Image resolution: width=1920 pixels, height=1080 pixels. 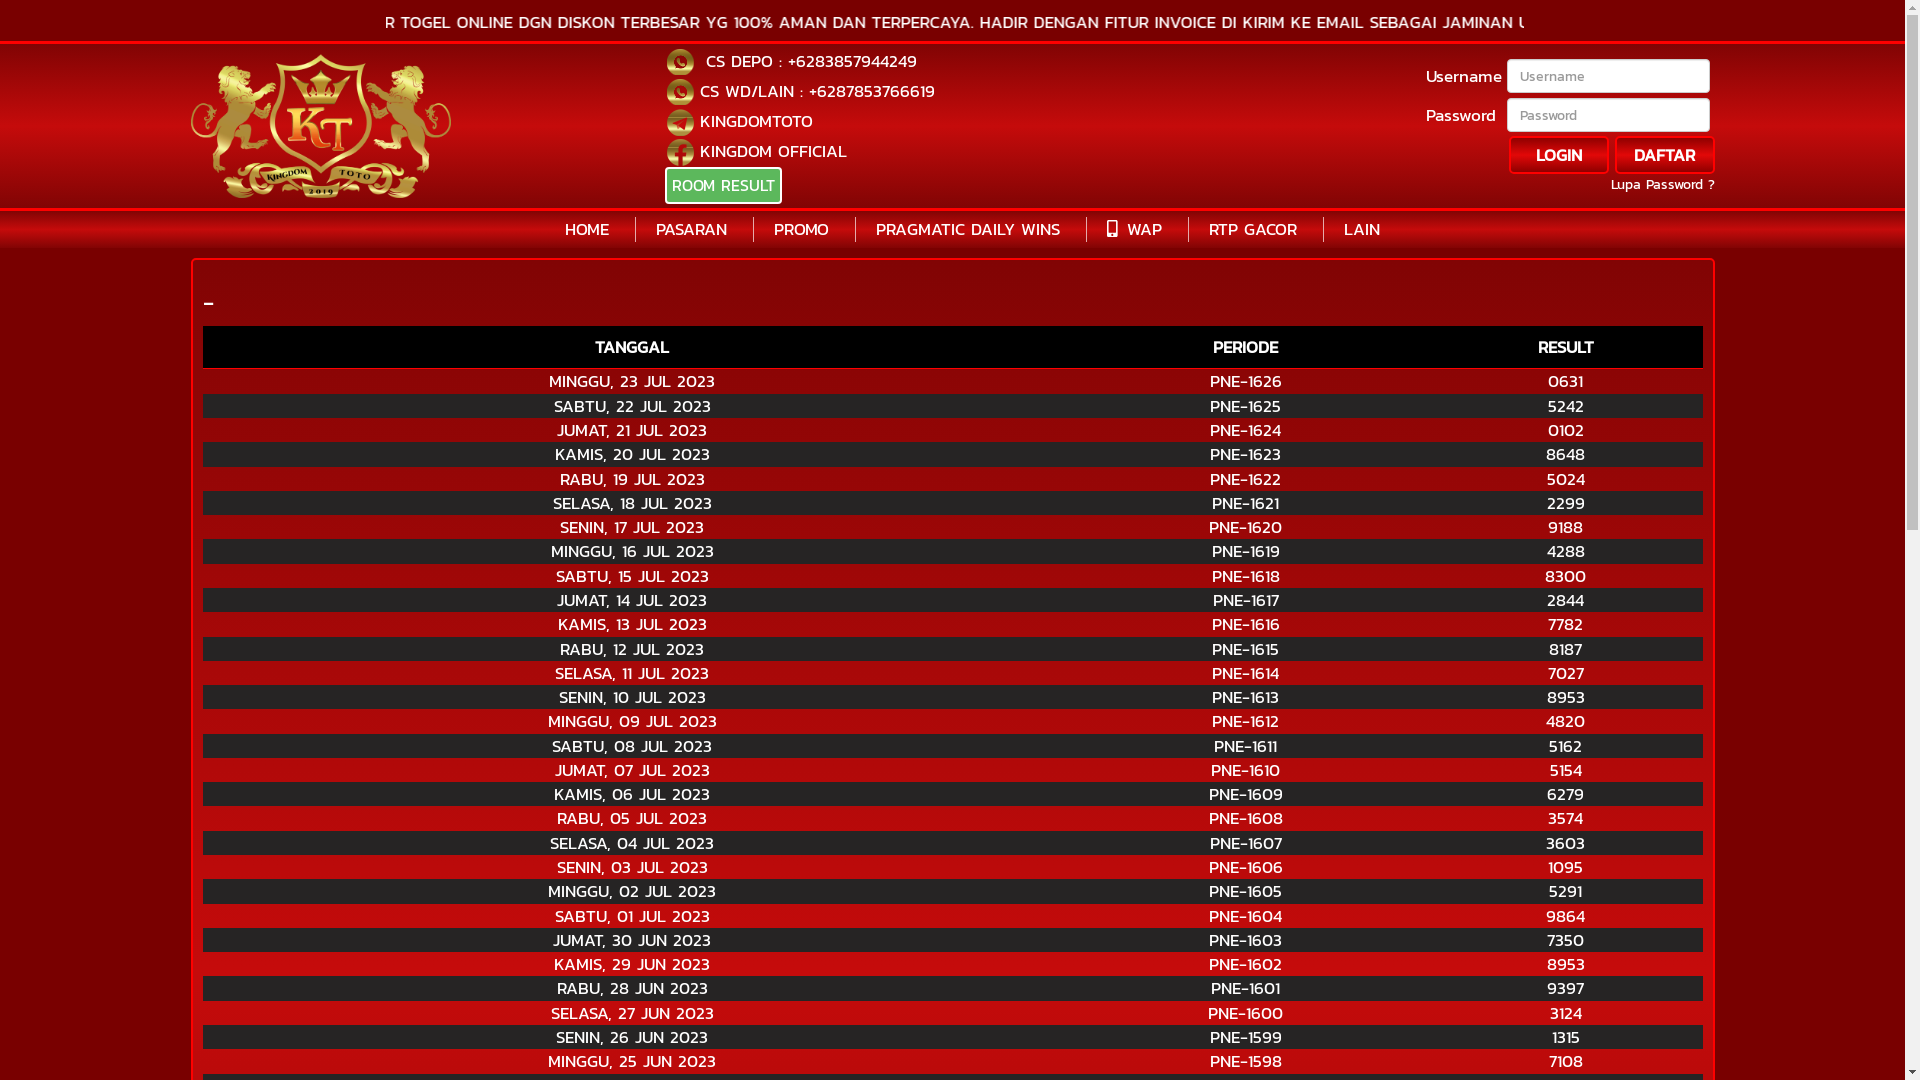 What do you see at coordinates (1661, 185) in the screenshot?
I see `'Lupa Password ?'` at bounding box center [1661, 185].